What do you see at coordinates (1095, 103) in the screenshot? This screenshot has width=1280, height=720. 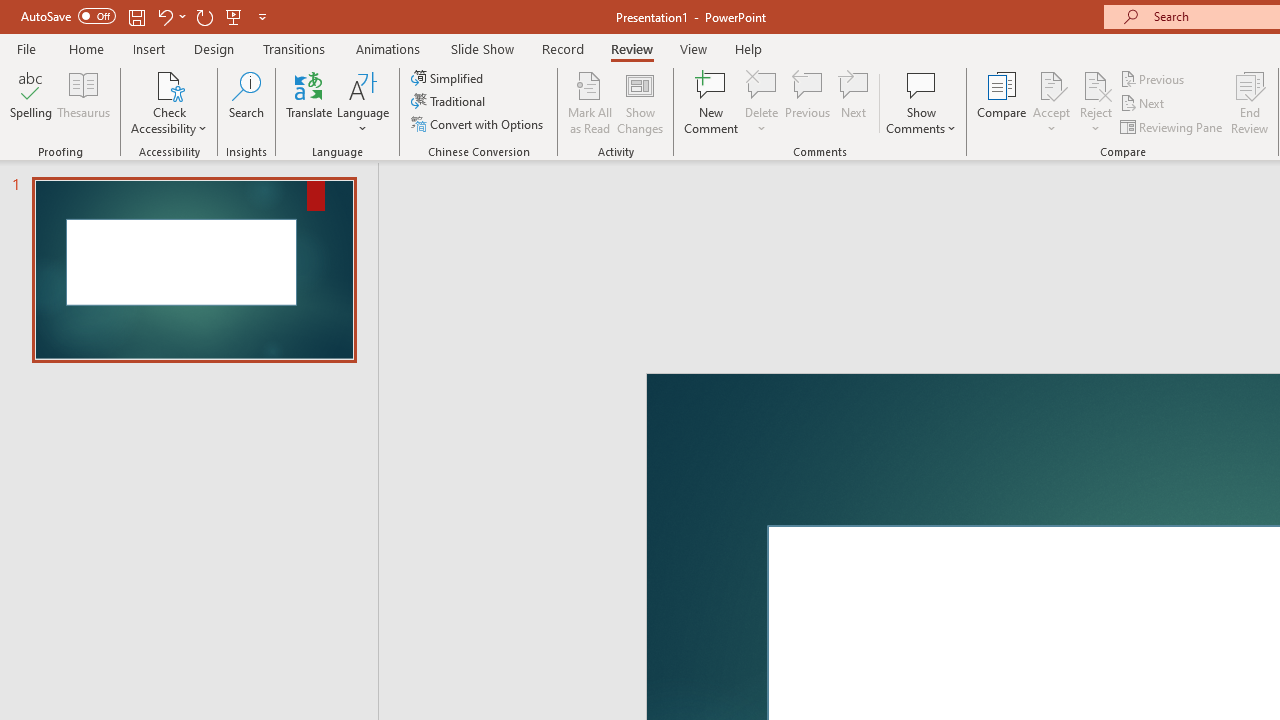 I see `'Reject'` at bounding box center [1095, 103].